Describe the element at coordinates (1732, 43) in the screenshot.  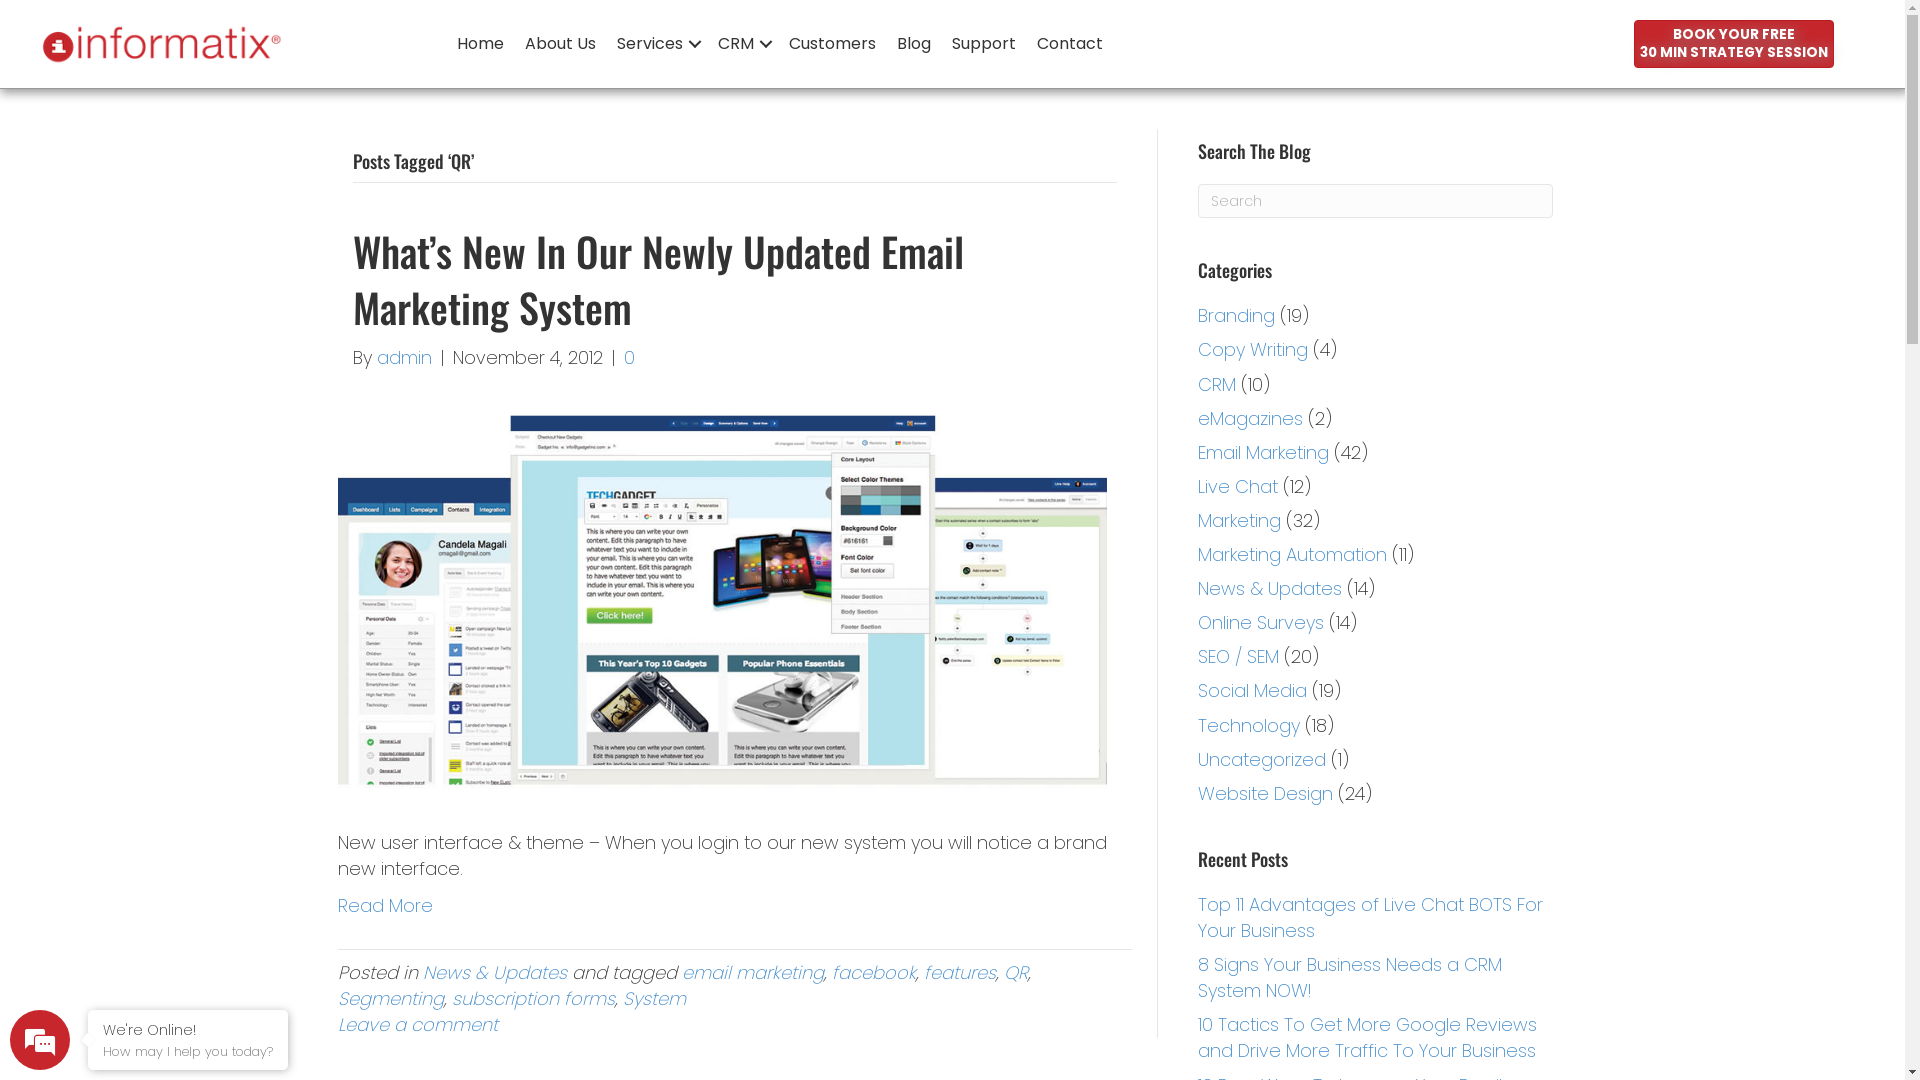
I see `'BOOK YOUR FREE` at that location.